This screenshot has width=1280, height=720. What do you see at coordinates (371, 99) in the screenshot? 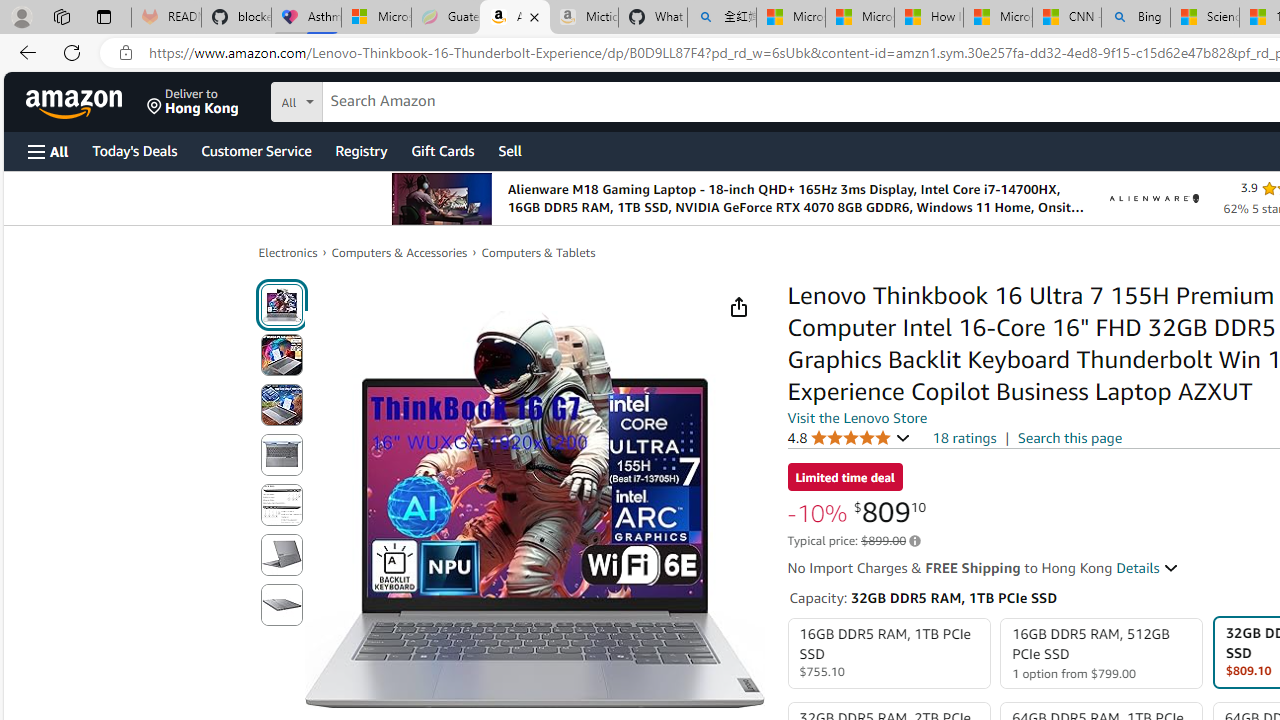
I see `'Search in'` at bounding box center [371, 99].